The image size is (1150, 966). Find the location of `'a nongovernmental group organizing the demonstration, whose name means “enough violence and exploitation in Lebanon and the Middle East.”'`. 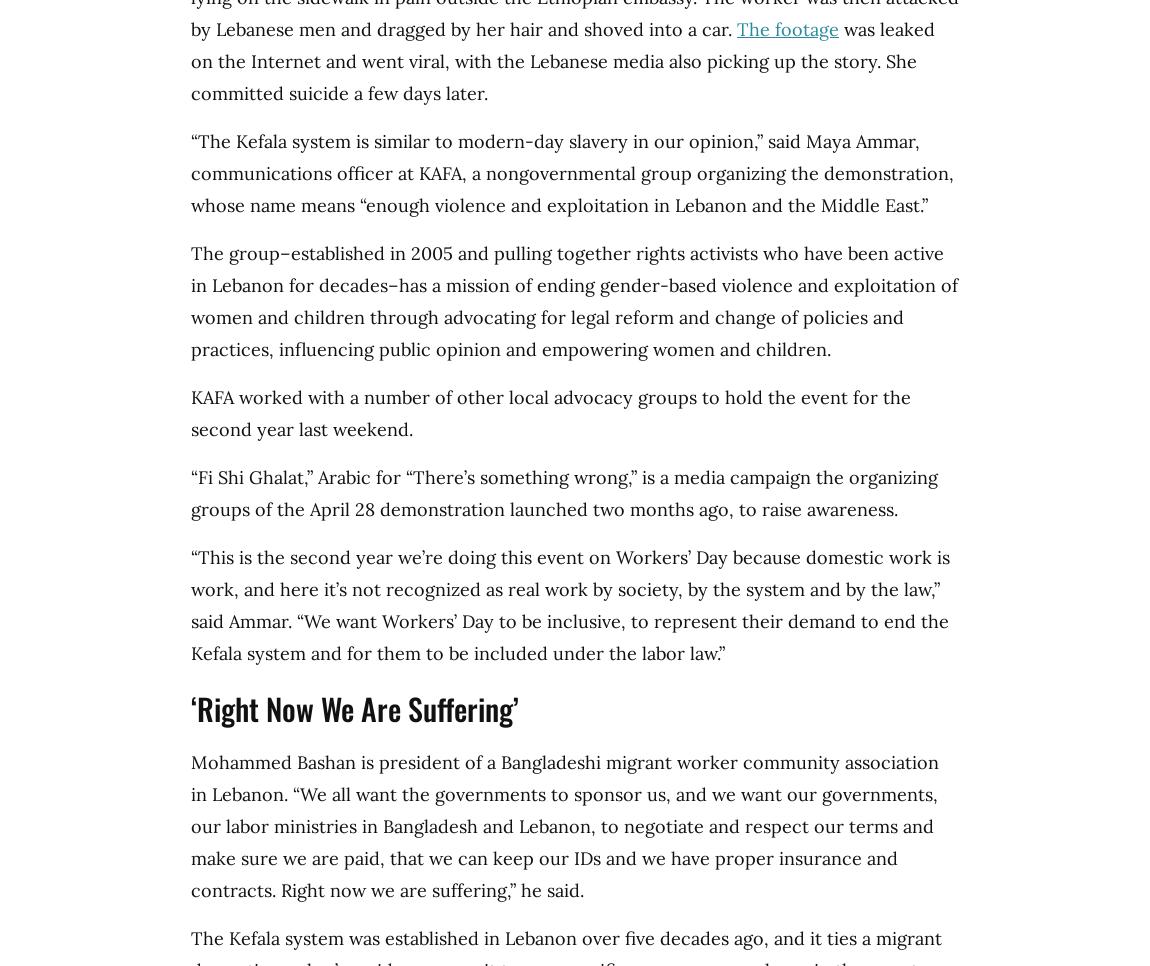

'a nongovernmental group organizing the demonstration, whose name means “enough violence and exploitation in Lebanon and the Middle East.”' is located at coordinates (190, 189).